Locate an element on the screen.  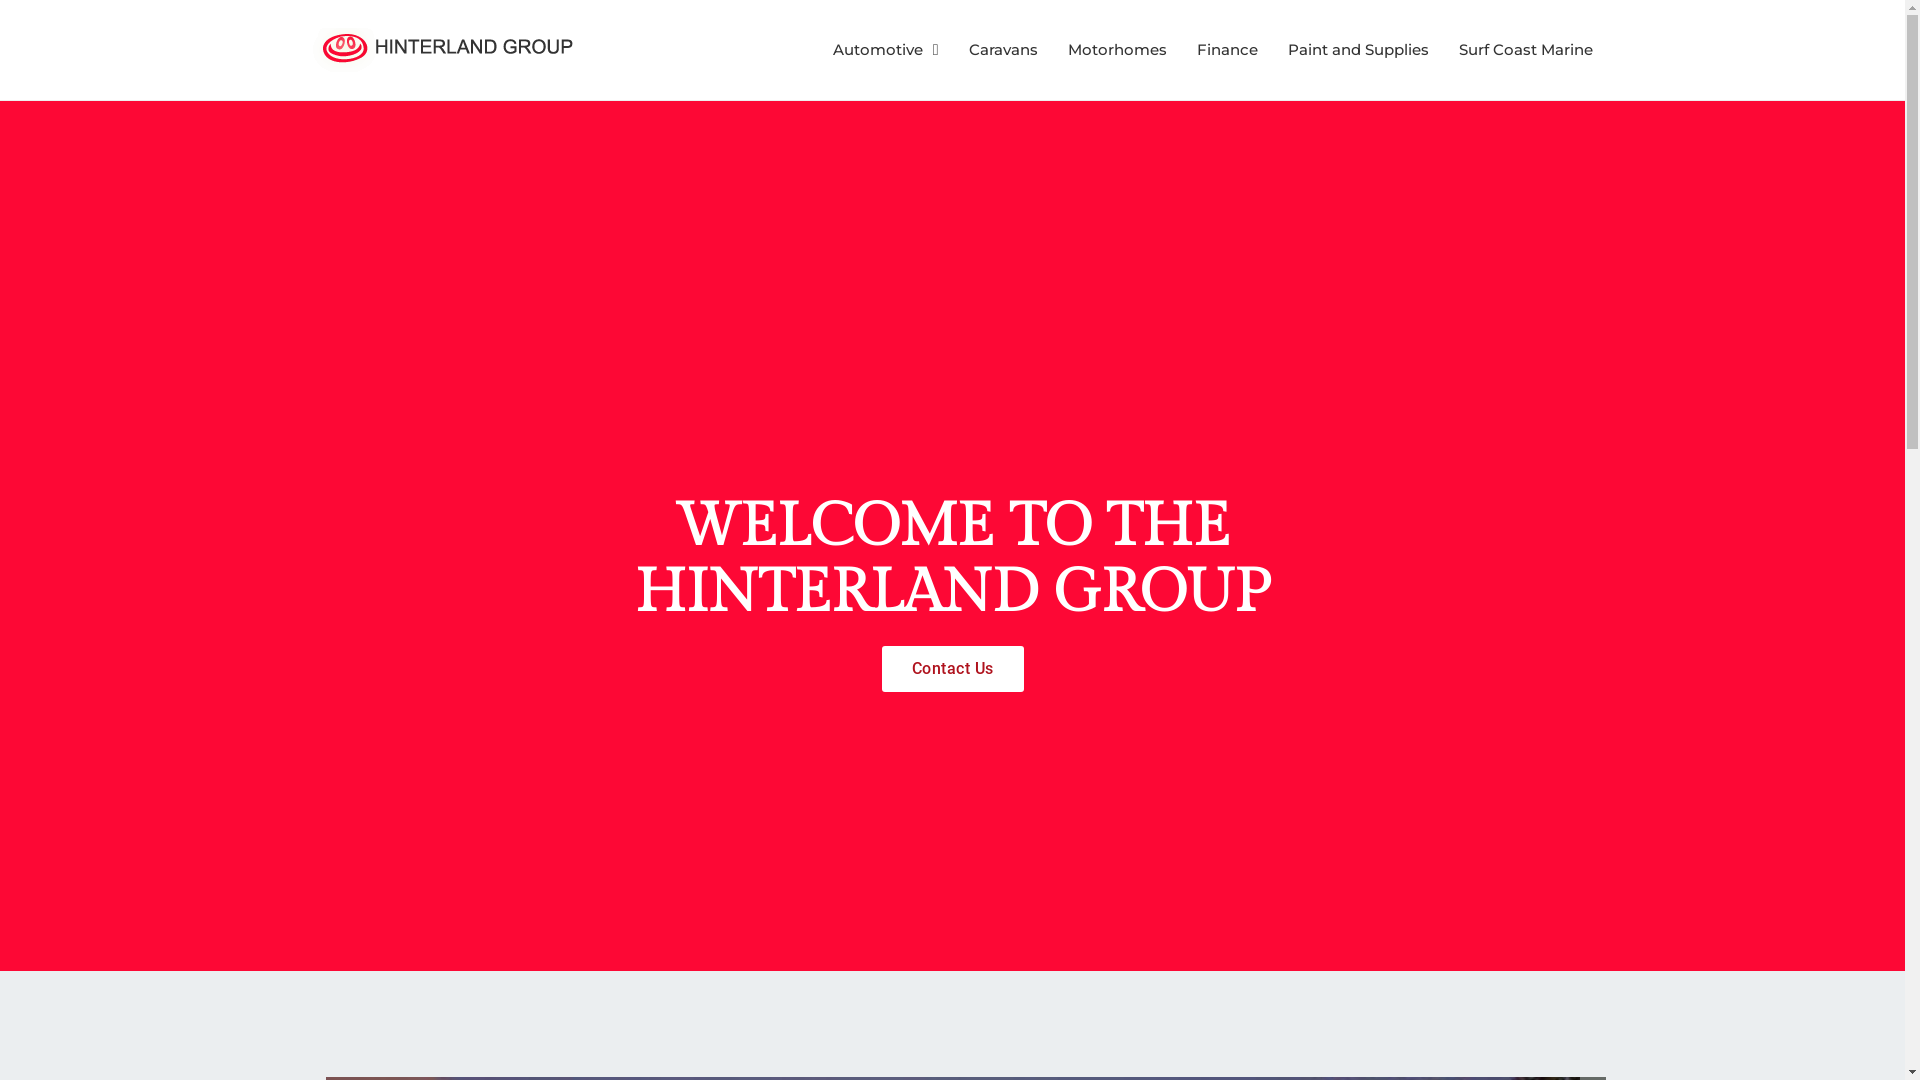
'Surf Coast Marine' is located at coordinates (1524, 49).